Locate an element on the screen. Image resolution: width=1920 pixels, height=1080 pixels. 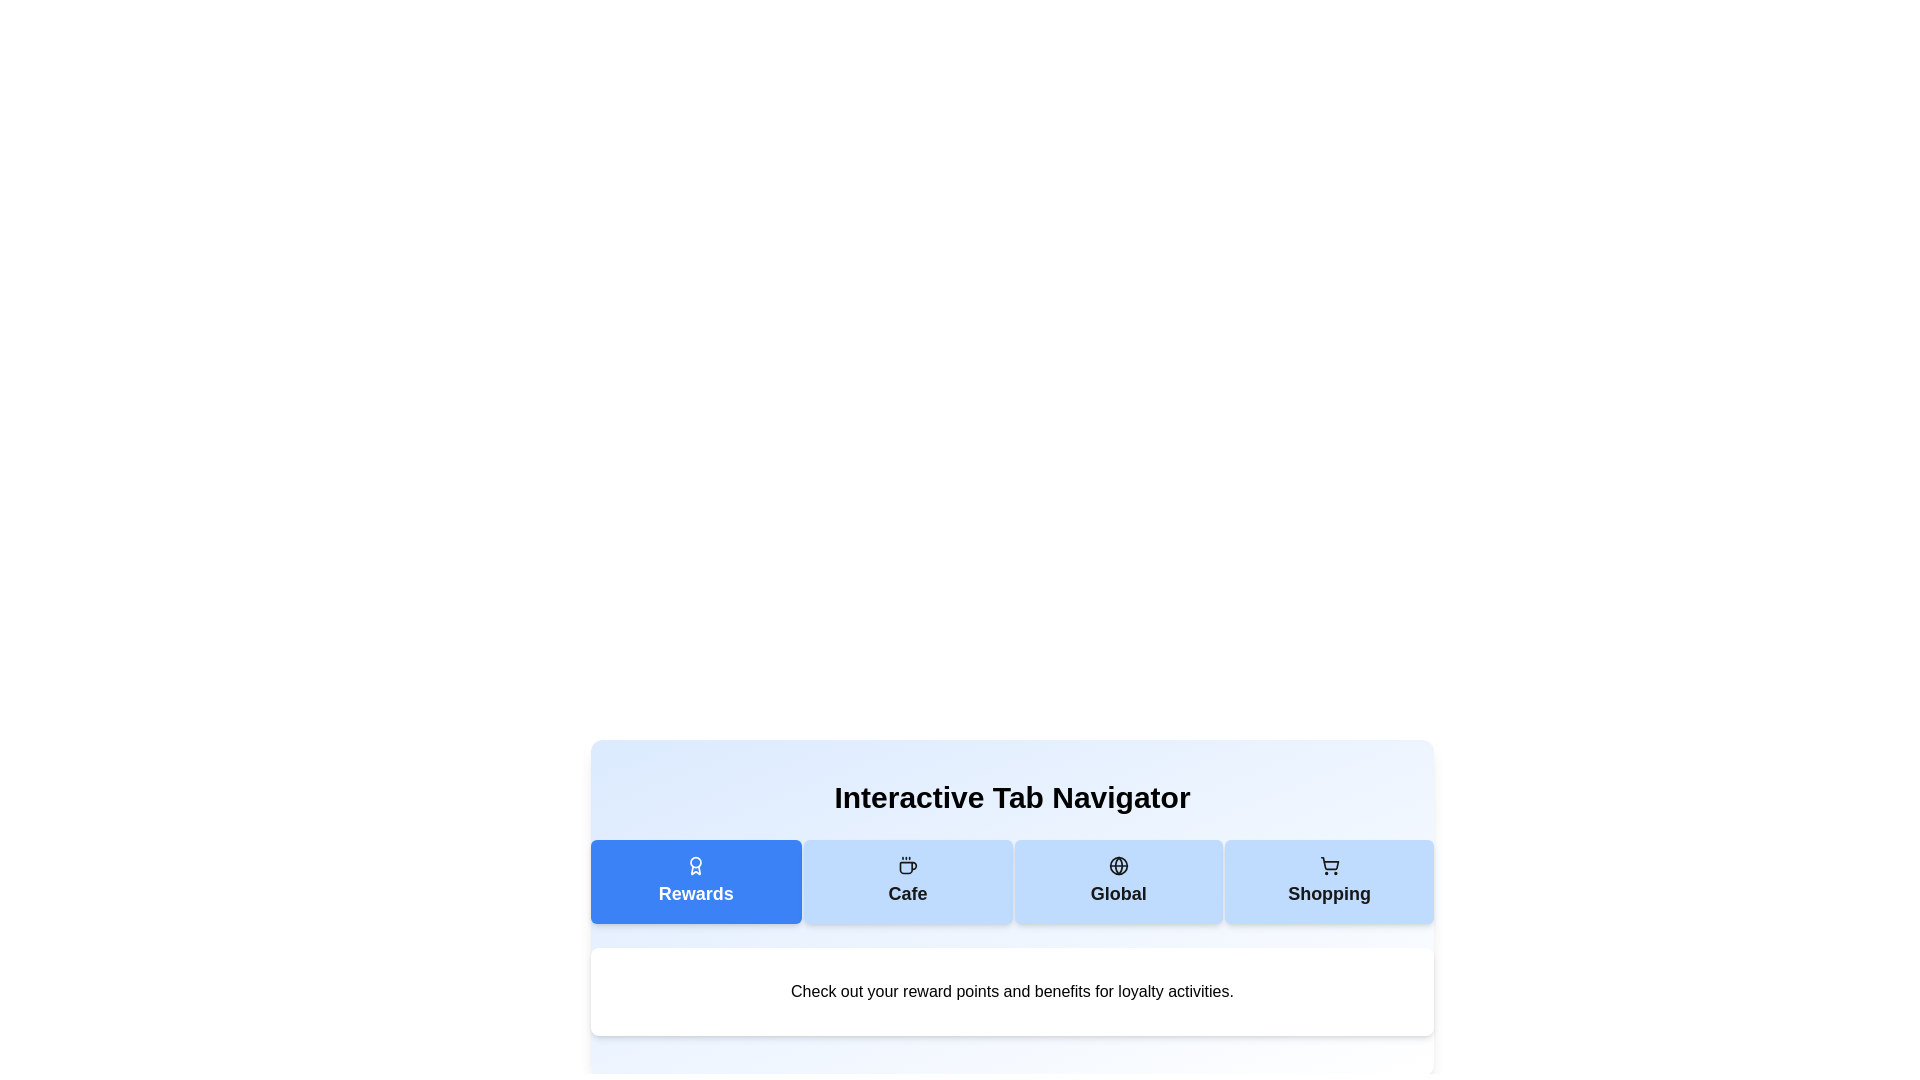
the tab labeled Rewards is located at coordinates (696, 881).